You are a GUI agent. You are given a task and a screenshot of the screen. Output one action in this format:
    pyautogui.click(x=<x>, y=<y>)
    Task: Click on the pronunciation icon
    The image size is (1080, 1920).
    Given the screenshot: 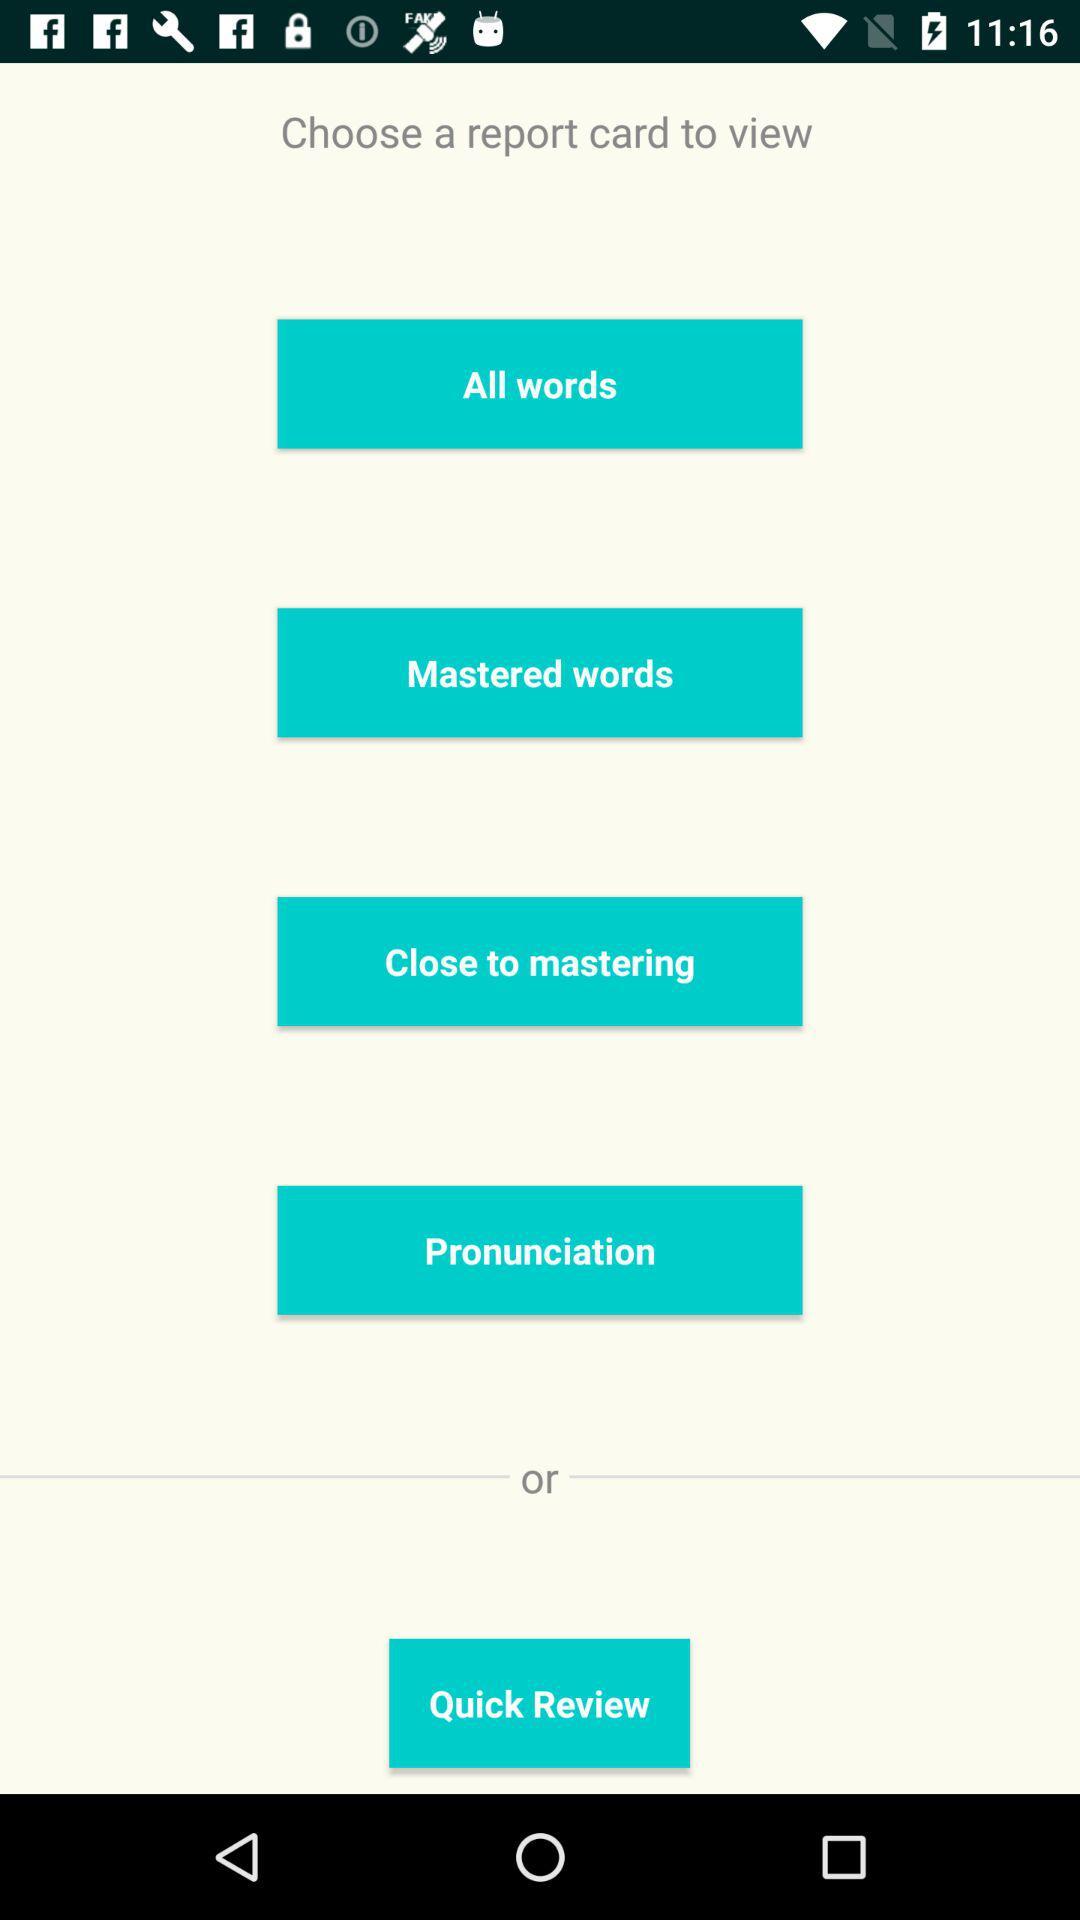 What is the action you would take?
    pyautogui.click(x=540, y=1249)
    